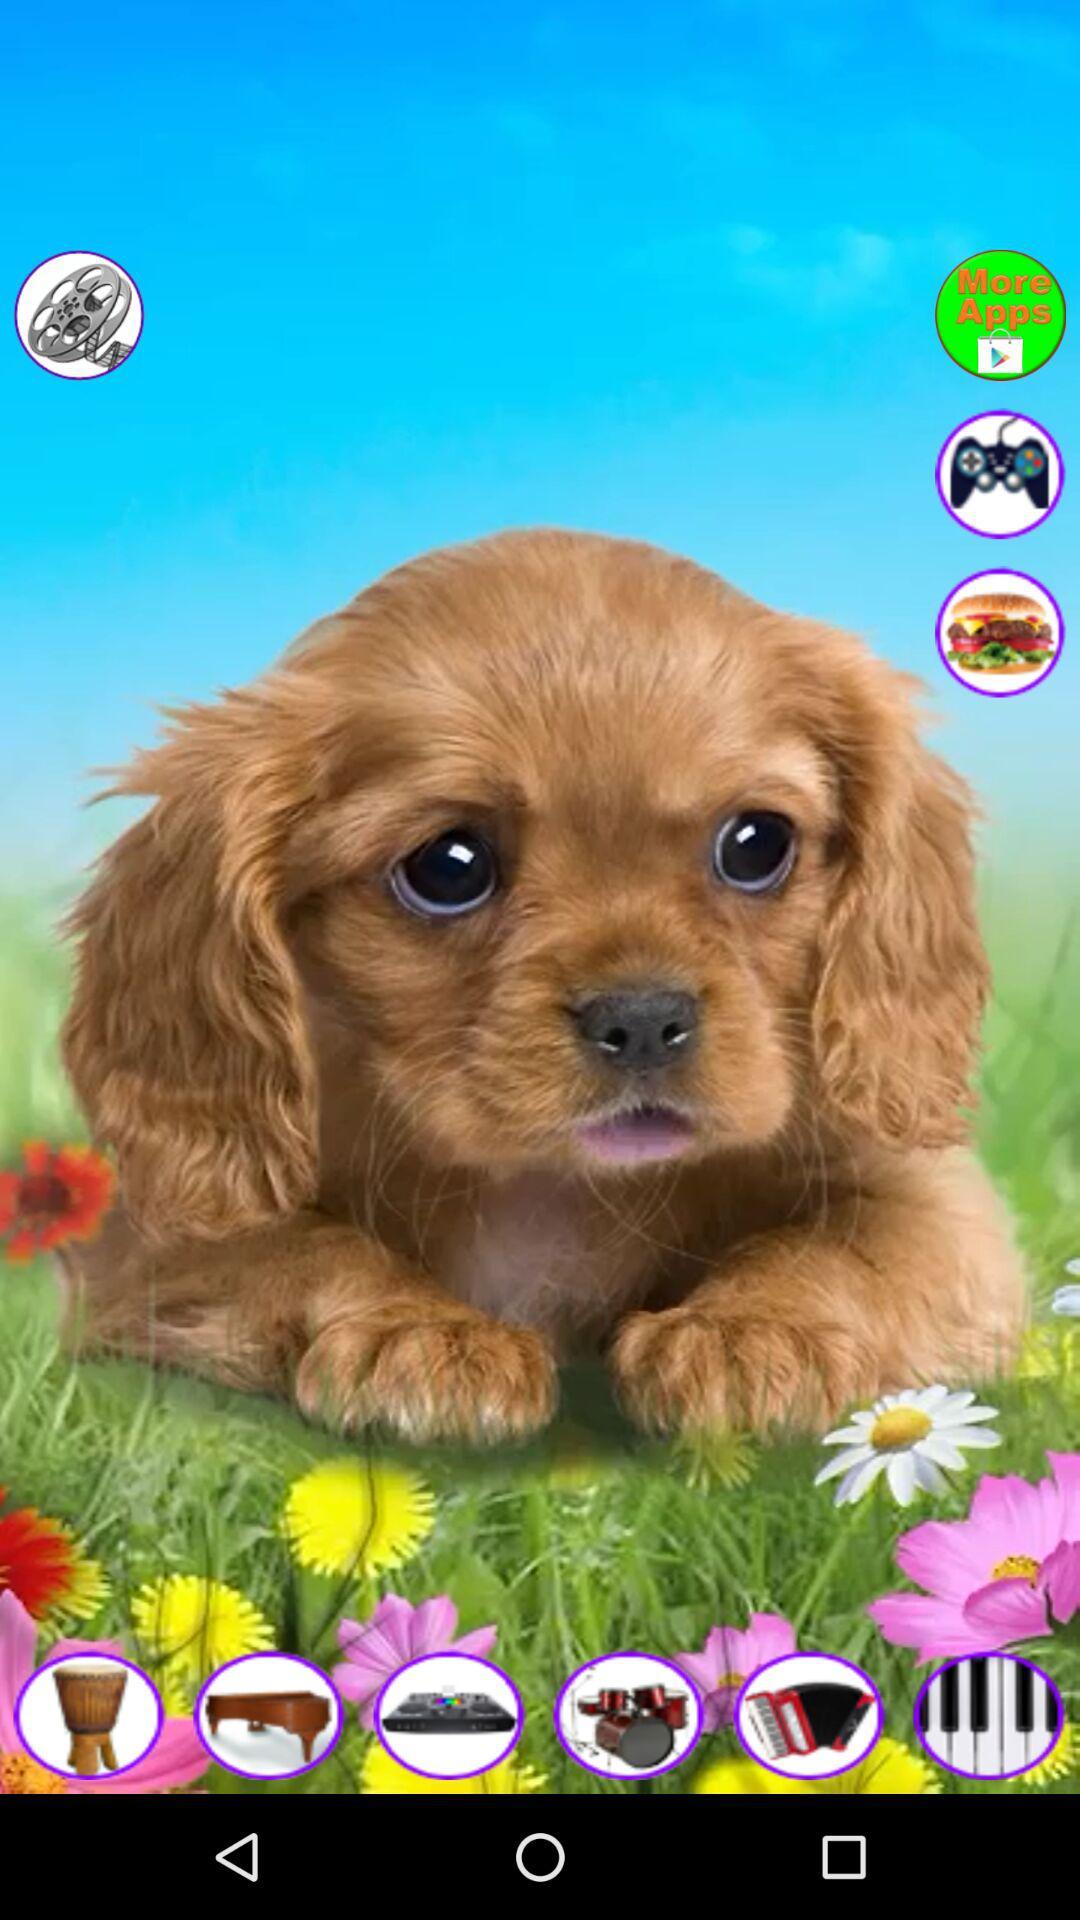  Describe the element at coordinates (270, 1713) in the screenshot. I see `the music` at that location.